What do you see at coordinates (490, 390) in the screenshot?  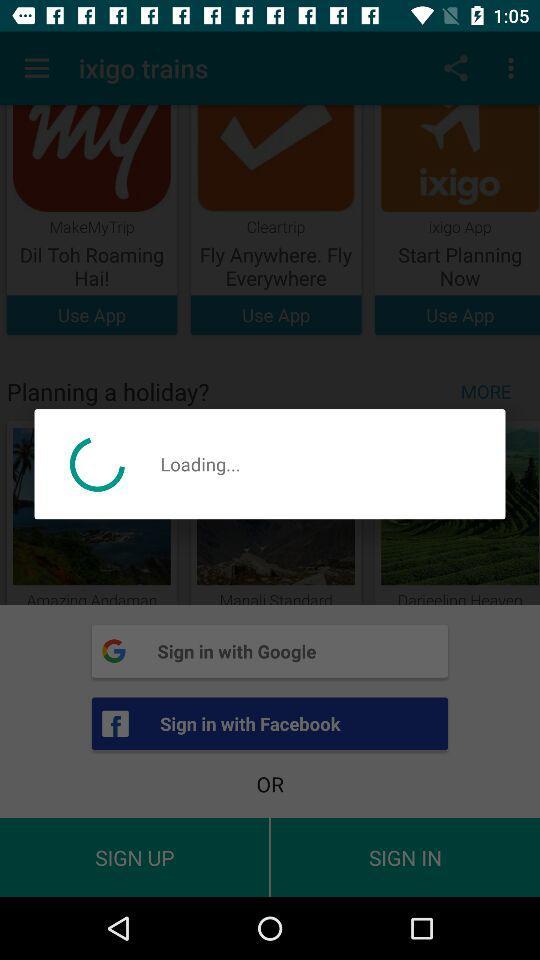 I see `more` at bounding box center [490, 390].